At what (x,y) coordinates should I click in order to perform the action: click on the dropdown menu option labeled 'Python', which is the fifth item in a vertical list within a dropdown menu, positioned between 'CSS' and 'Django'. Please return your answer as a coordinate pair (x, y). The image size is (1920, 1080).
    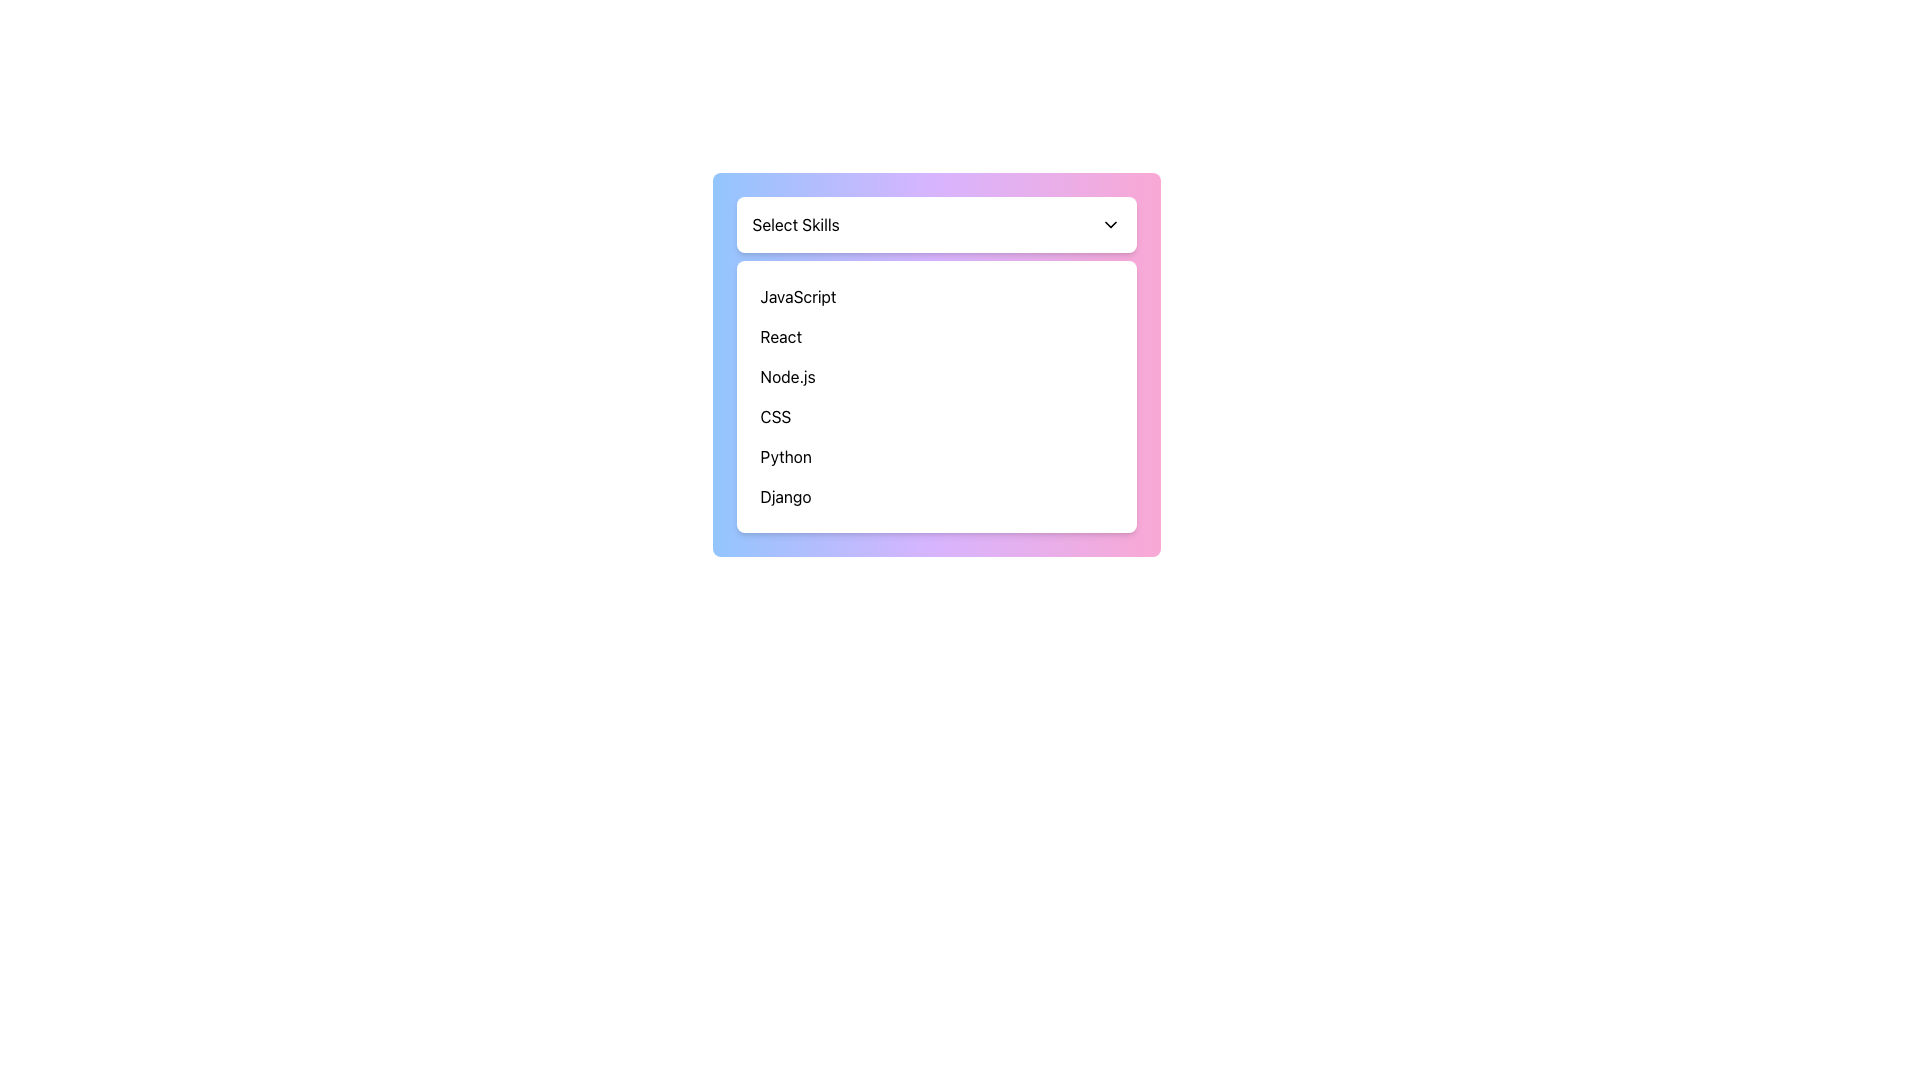
    Looking at the image, I should click on (935, 456).